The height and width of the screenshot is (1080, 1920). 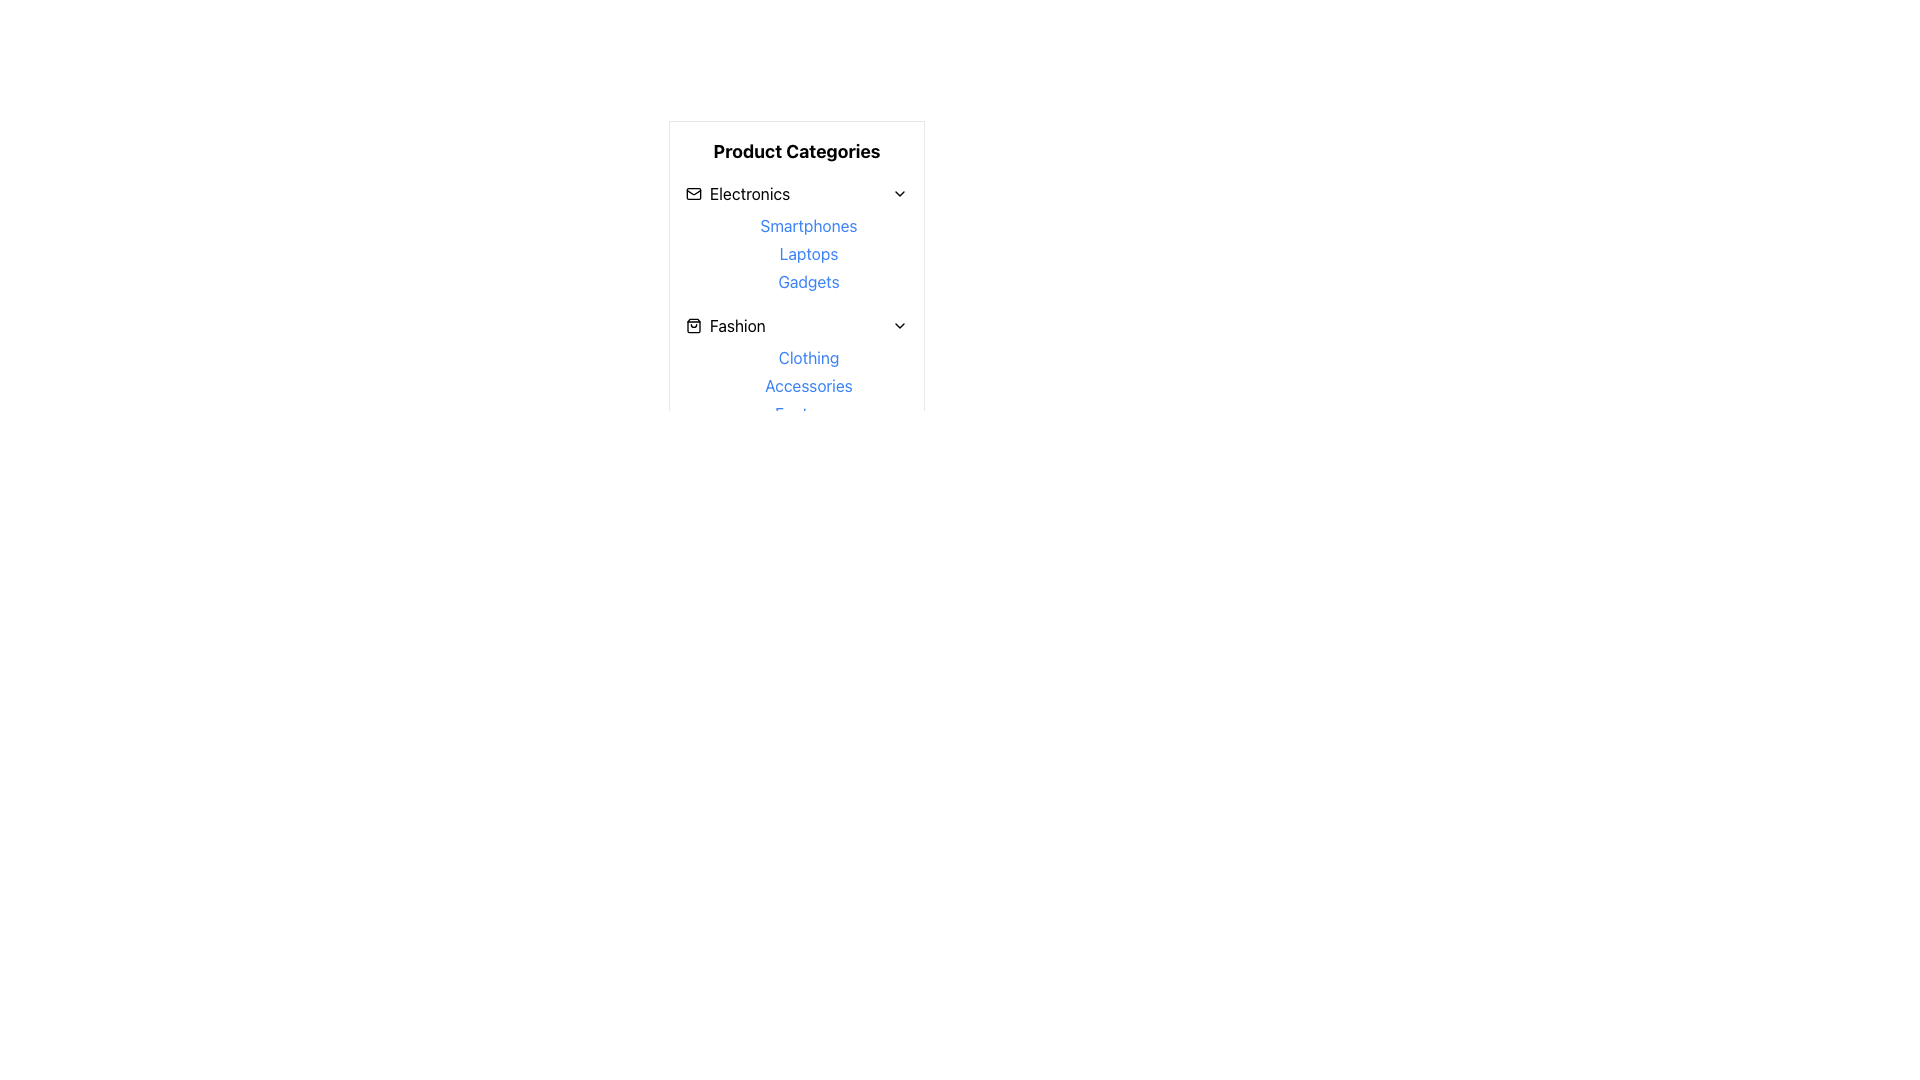 What do you see at coordinates (809, 357) in the screenshot?
I see `the bold blue hyperlink labeled 'Clothing'` at bounding box center [809, 357].